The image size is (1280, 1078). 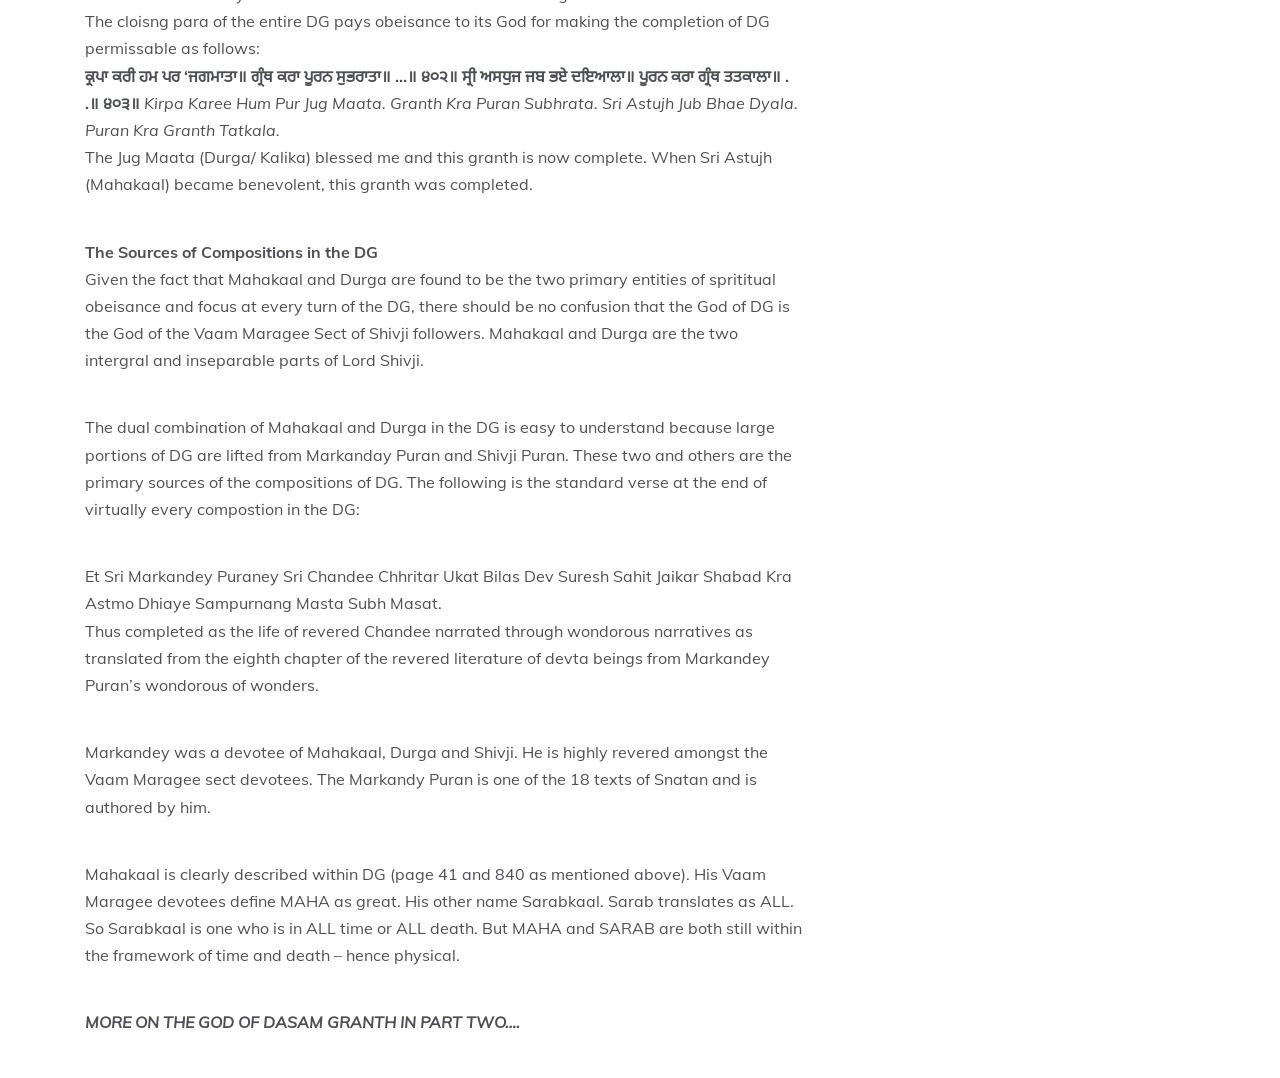 What do you see at coordinates (83, 317) in the screenshot?
I see `'Given the fact that Mahakaal and Durga are found to be the two primary entities of sprititual obeisance and focus at every turn of the DG, there should be no confusion that the God of DG is the God of the Vaam Maragee Sect of Shivji followers. Mahakaal and Durga are the two intergral and inseparable parts of Lord Shivji.'` at bounding box center [83, 317].